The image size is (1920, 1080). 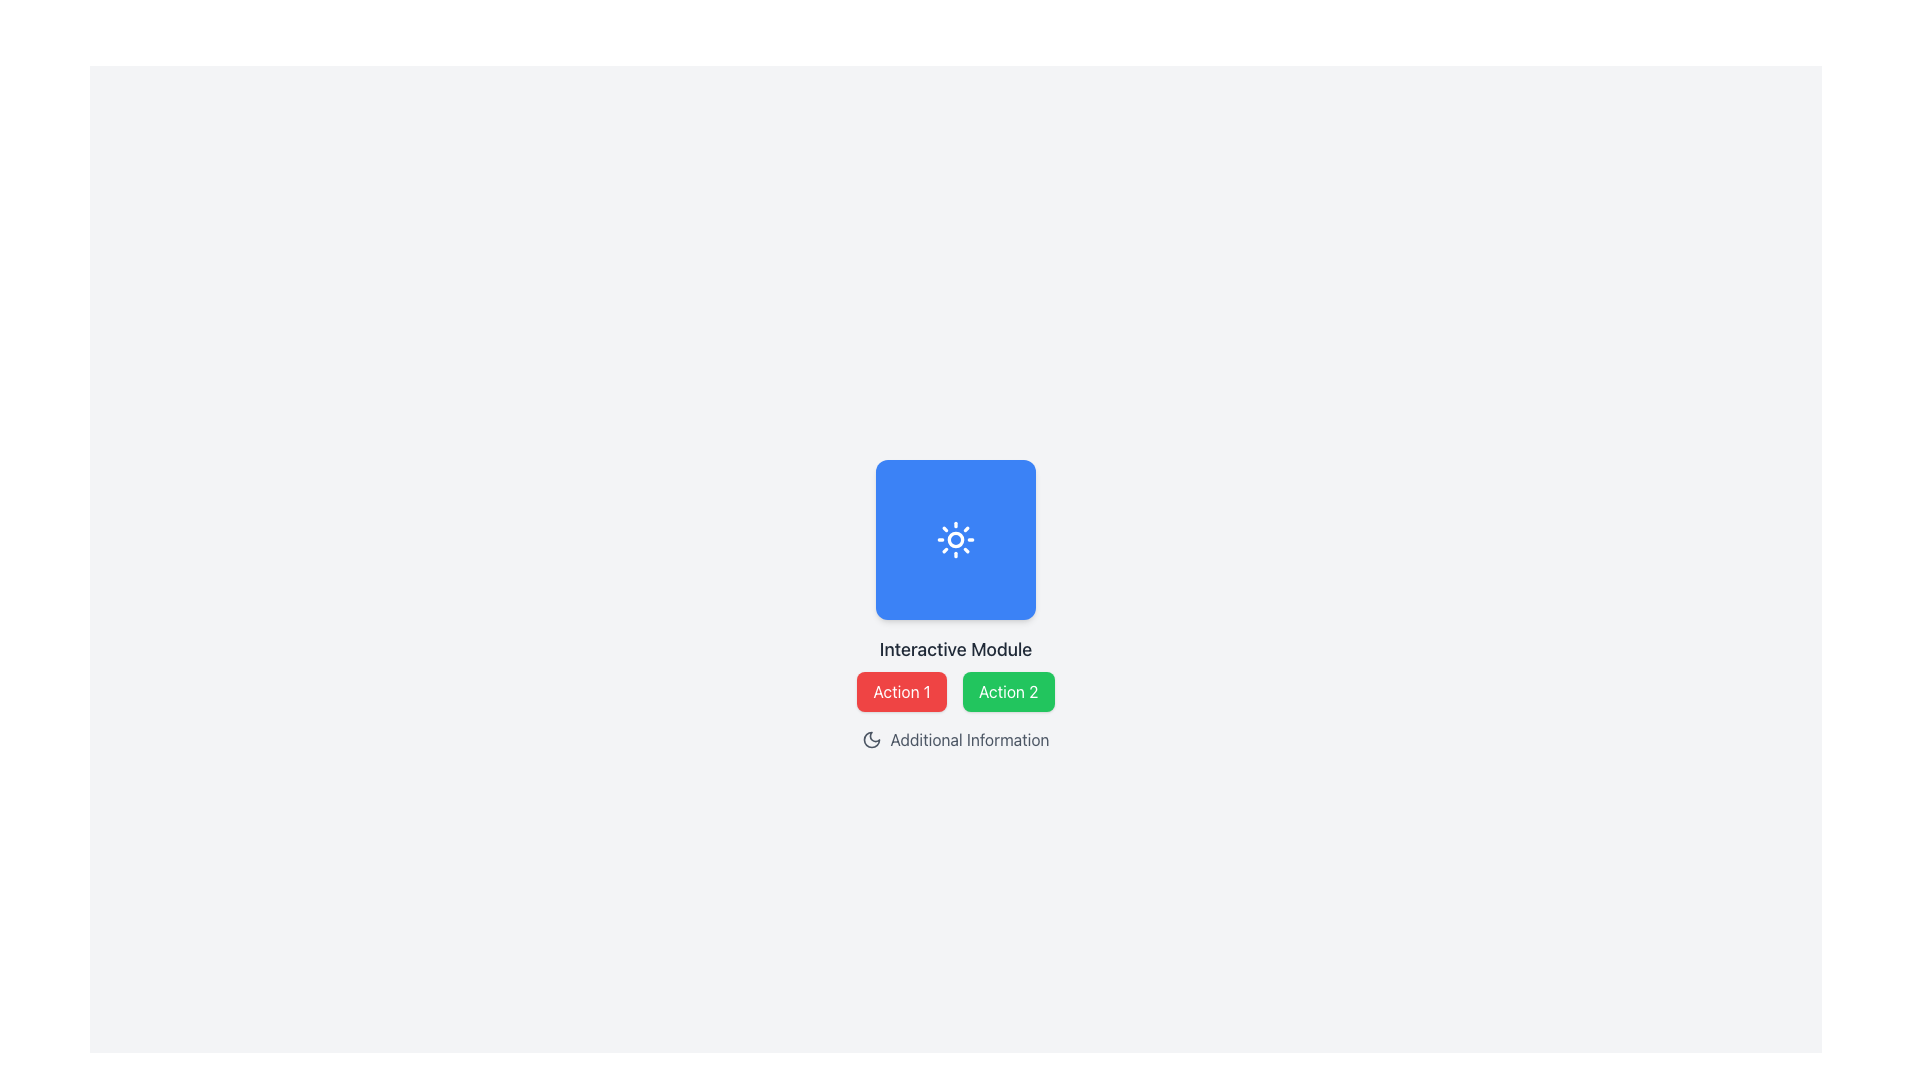 What do you see at coordinates (954, 648) in the screenshot?
I see `the descriptive text label that is centrally positioned below the blue square icon and above the 'Action 1' and 'Action 2' buttons` at bounding box center [954, 648].